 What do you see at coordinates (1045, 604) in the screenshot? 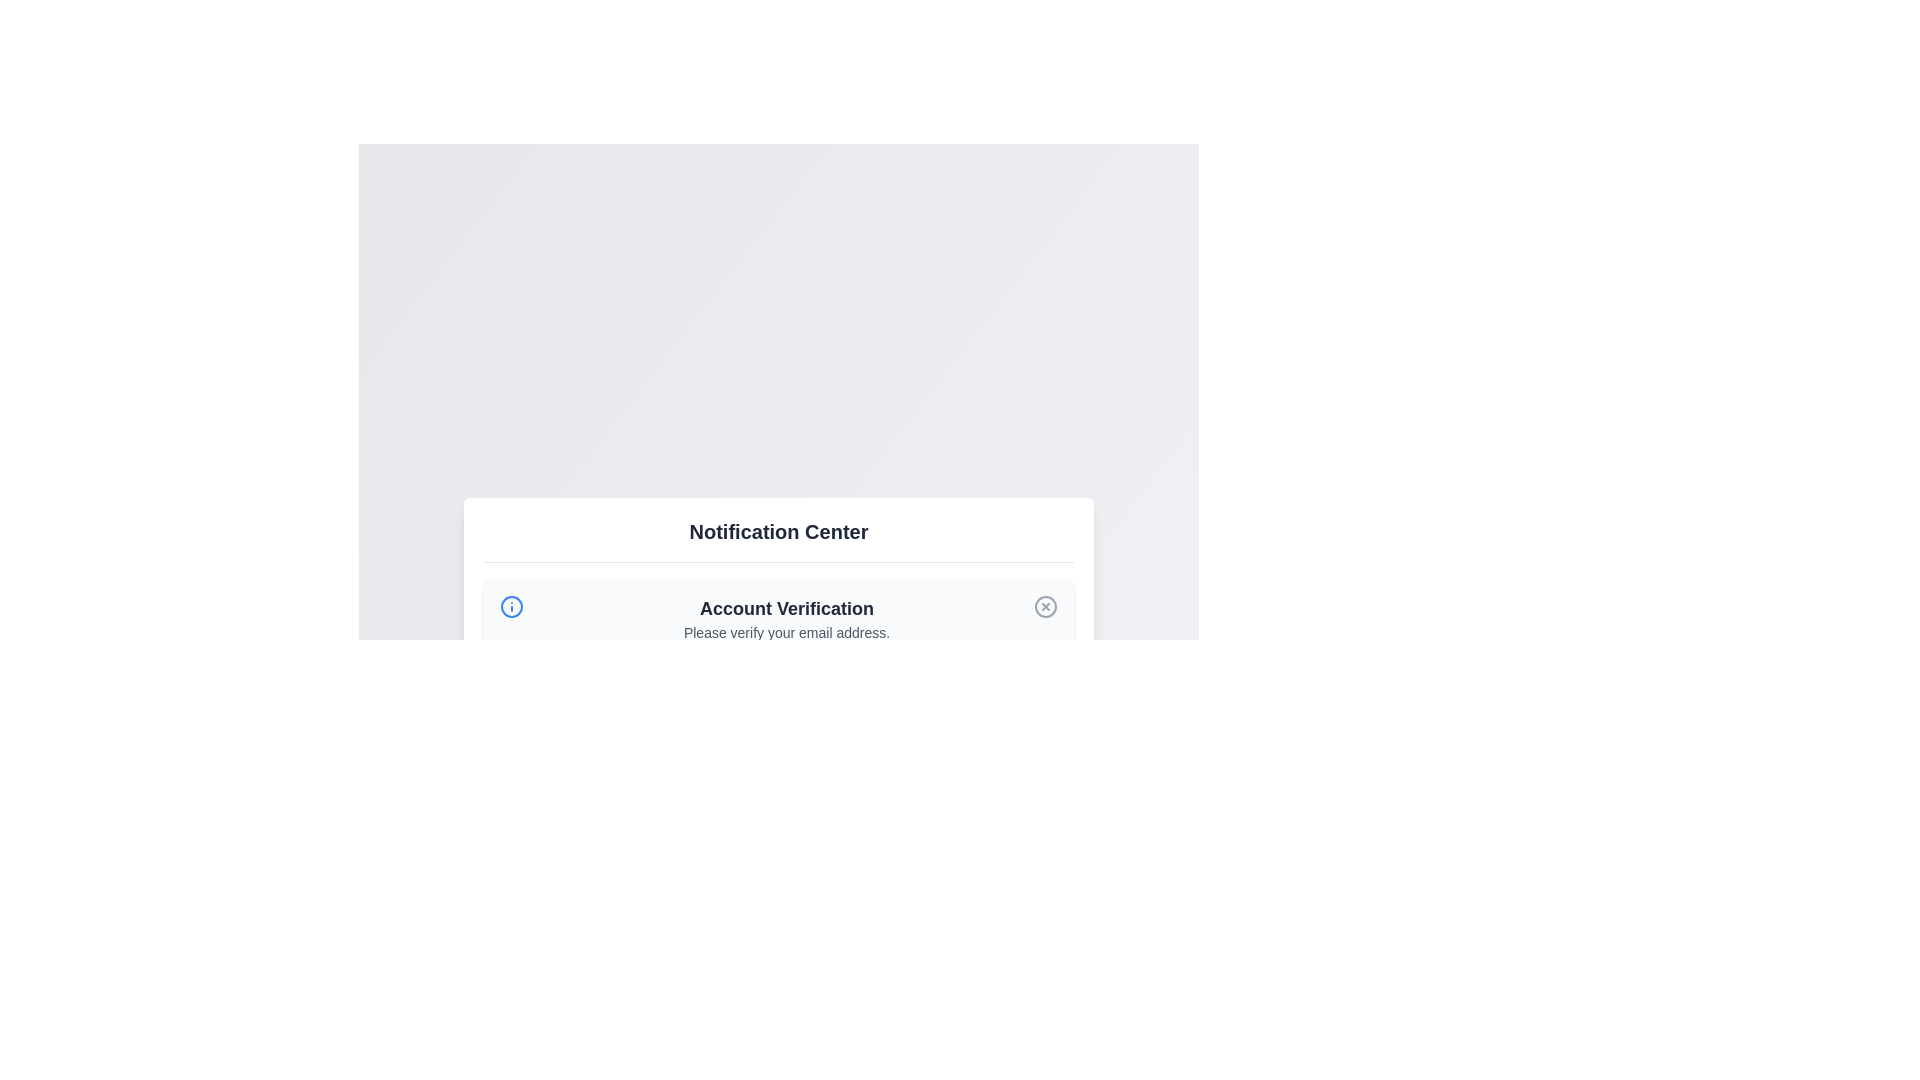
I see `the button (icon-based dismissal control) associated with the 'Account Verification' notification` at bounding box center [1045, 604].